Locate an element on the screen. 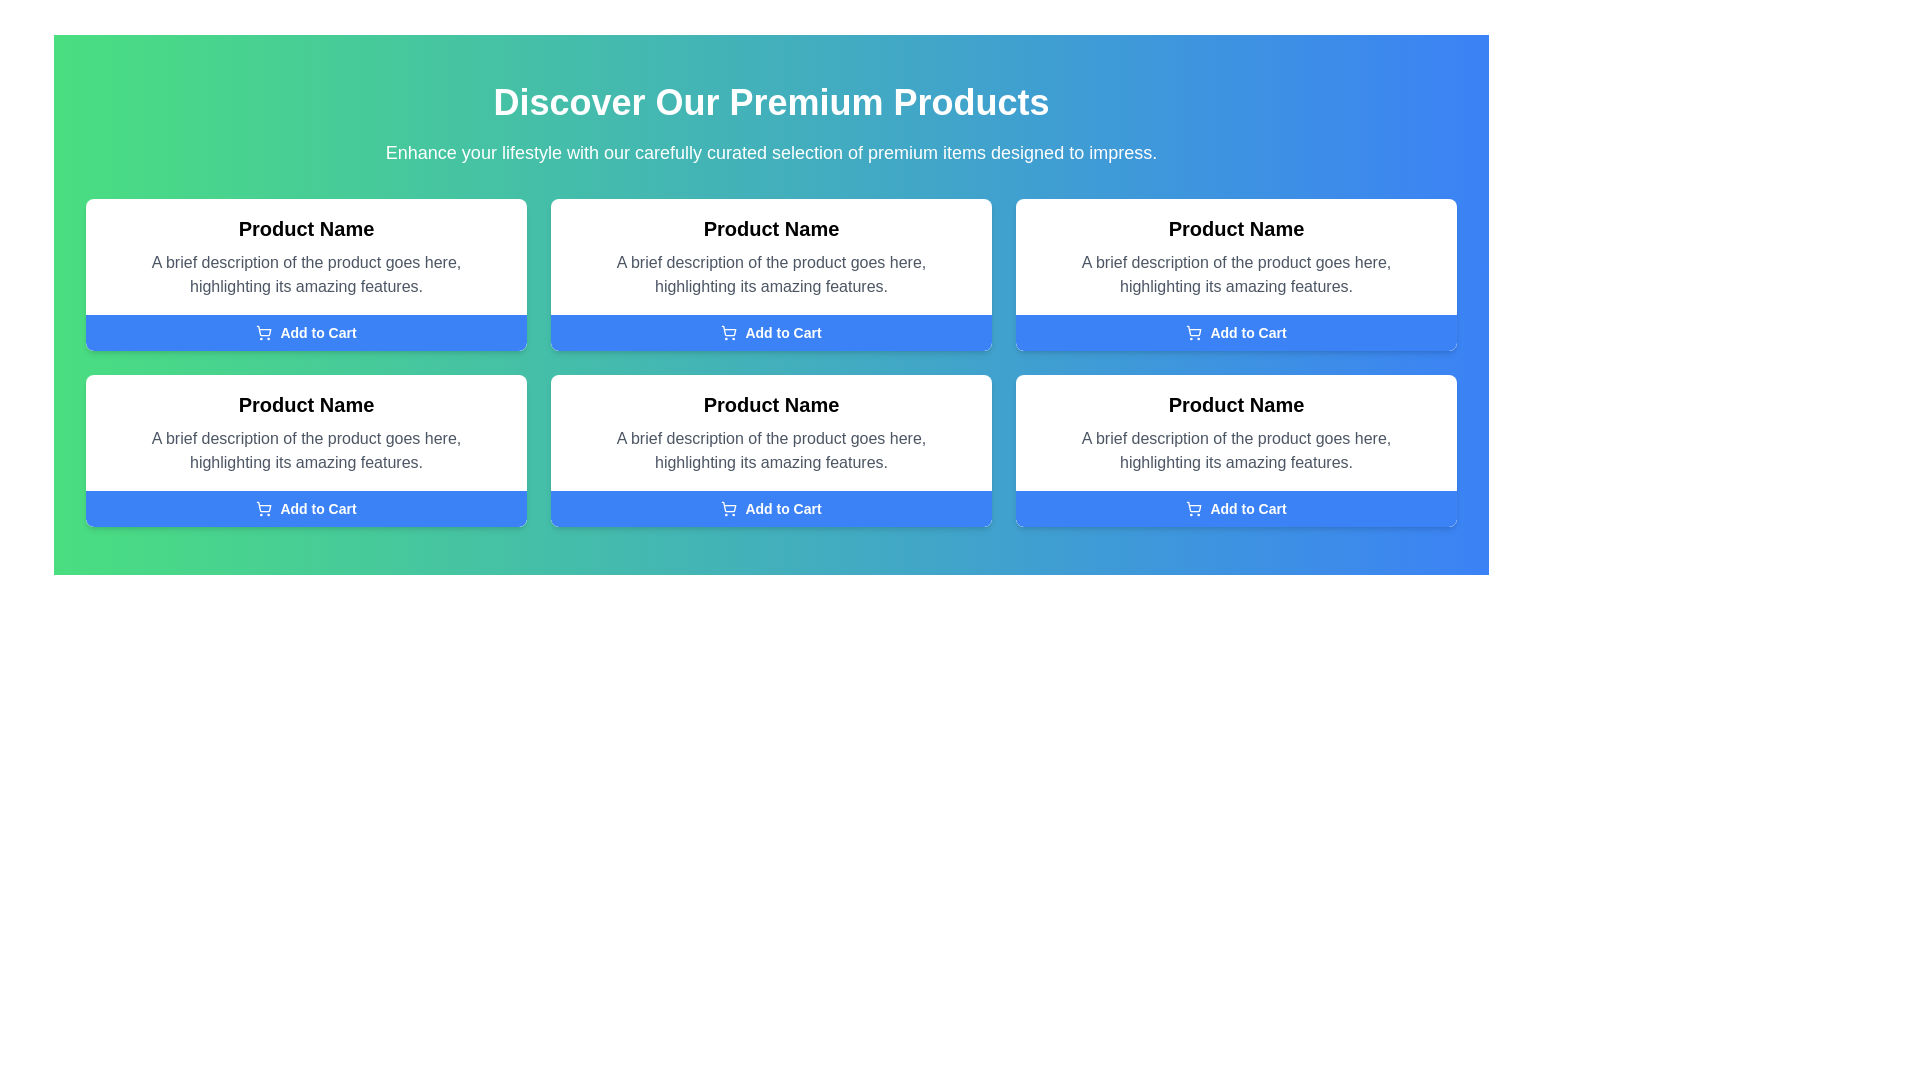 The width and height of the screenshot is (1920, 1080). product feature summary text located in the second product card, directly below the title 'Product Name' and above the 'Add to Cart' button is located at coordinates (770, 274).